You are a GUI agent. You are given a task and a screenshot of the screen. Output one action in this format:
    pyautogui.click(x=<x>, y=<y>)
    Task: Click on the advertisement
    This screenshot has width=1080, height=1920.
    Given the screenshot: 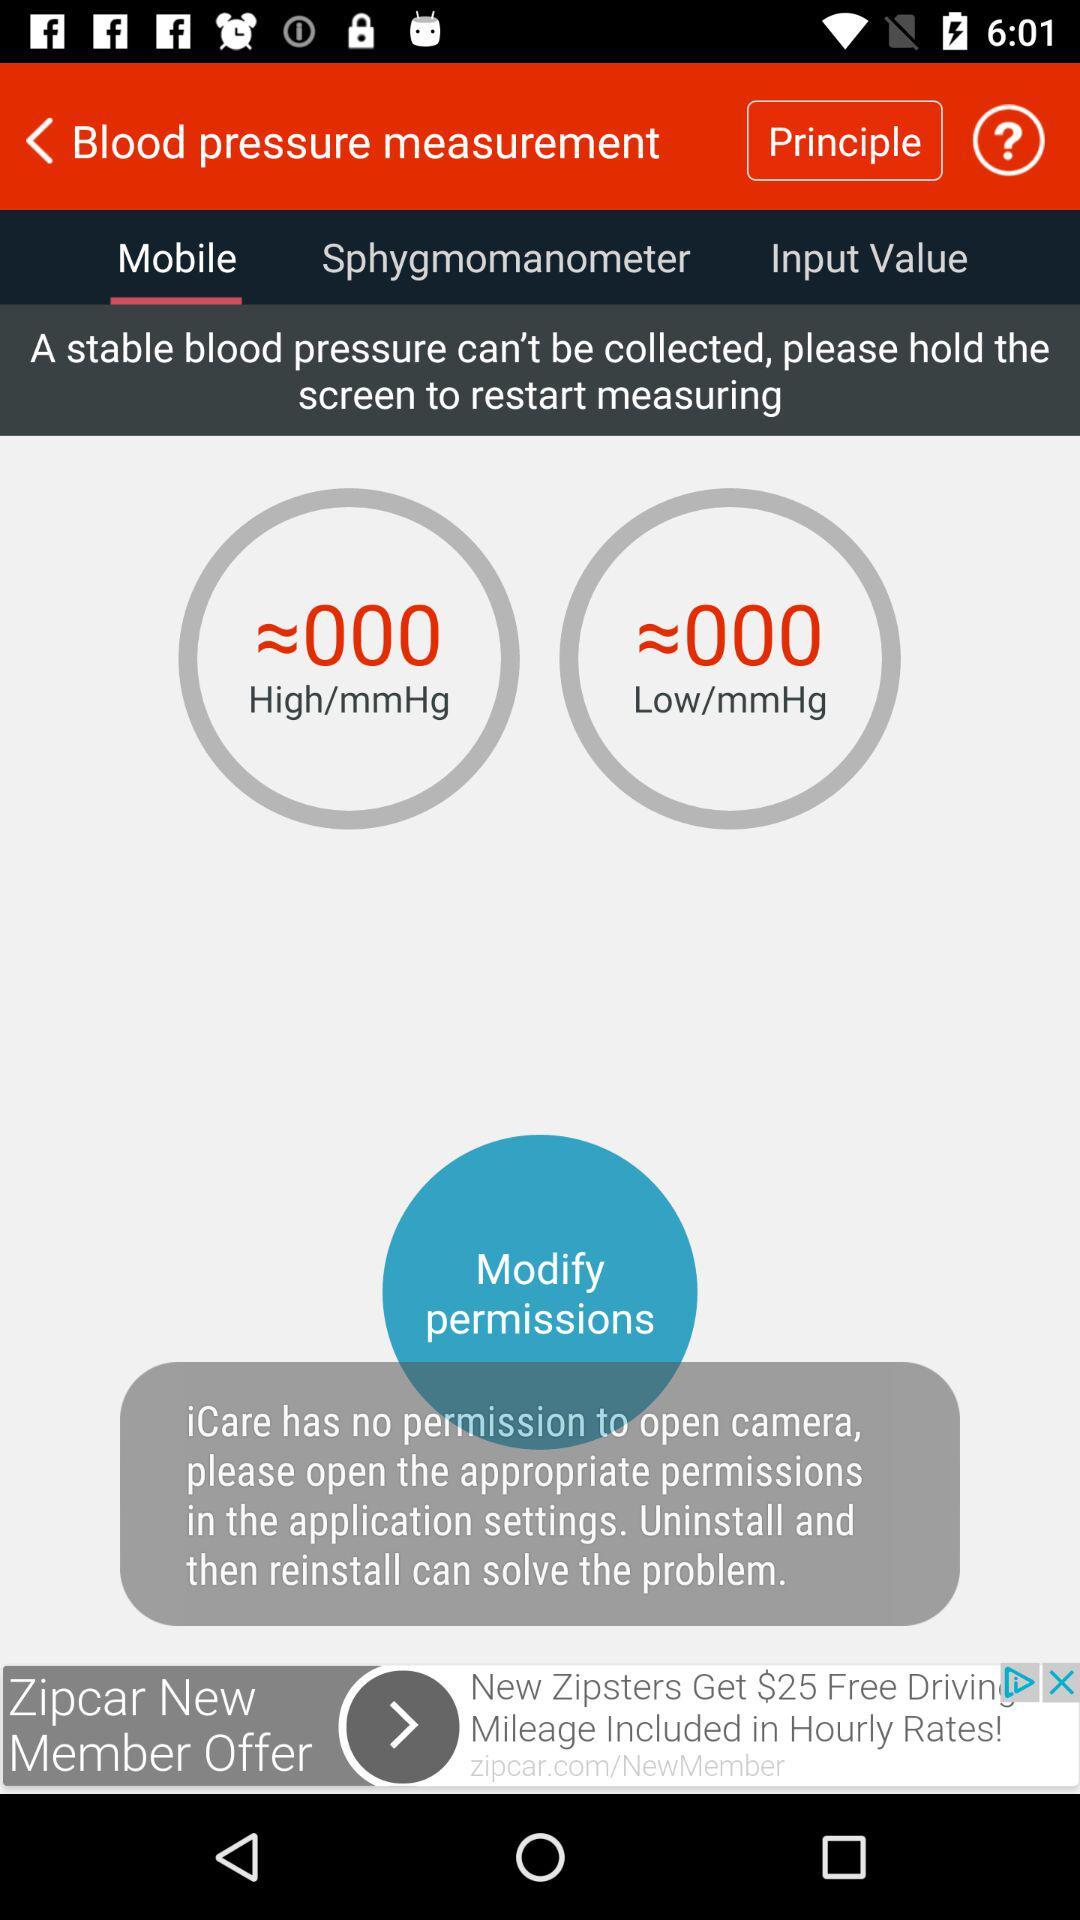 What is the action you would take?
    pyautogui.click(x=540, y=1727)
    